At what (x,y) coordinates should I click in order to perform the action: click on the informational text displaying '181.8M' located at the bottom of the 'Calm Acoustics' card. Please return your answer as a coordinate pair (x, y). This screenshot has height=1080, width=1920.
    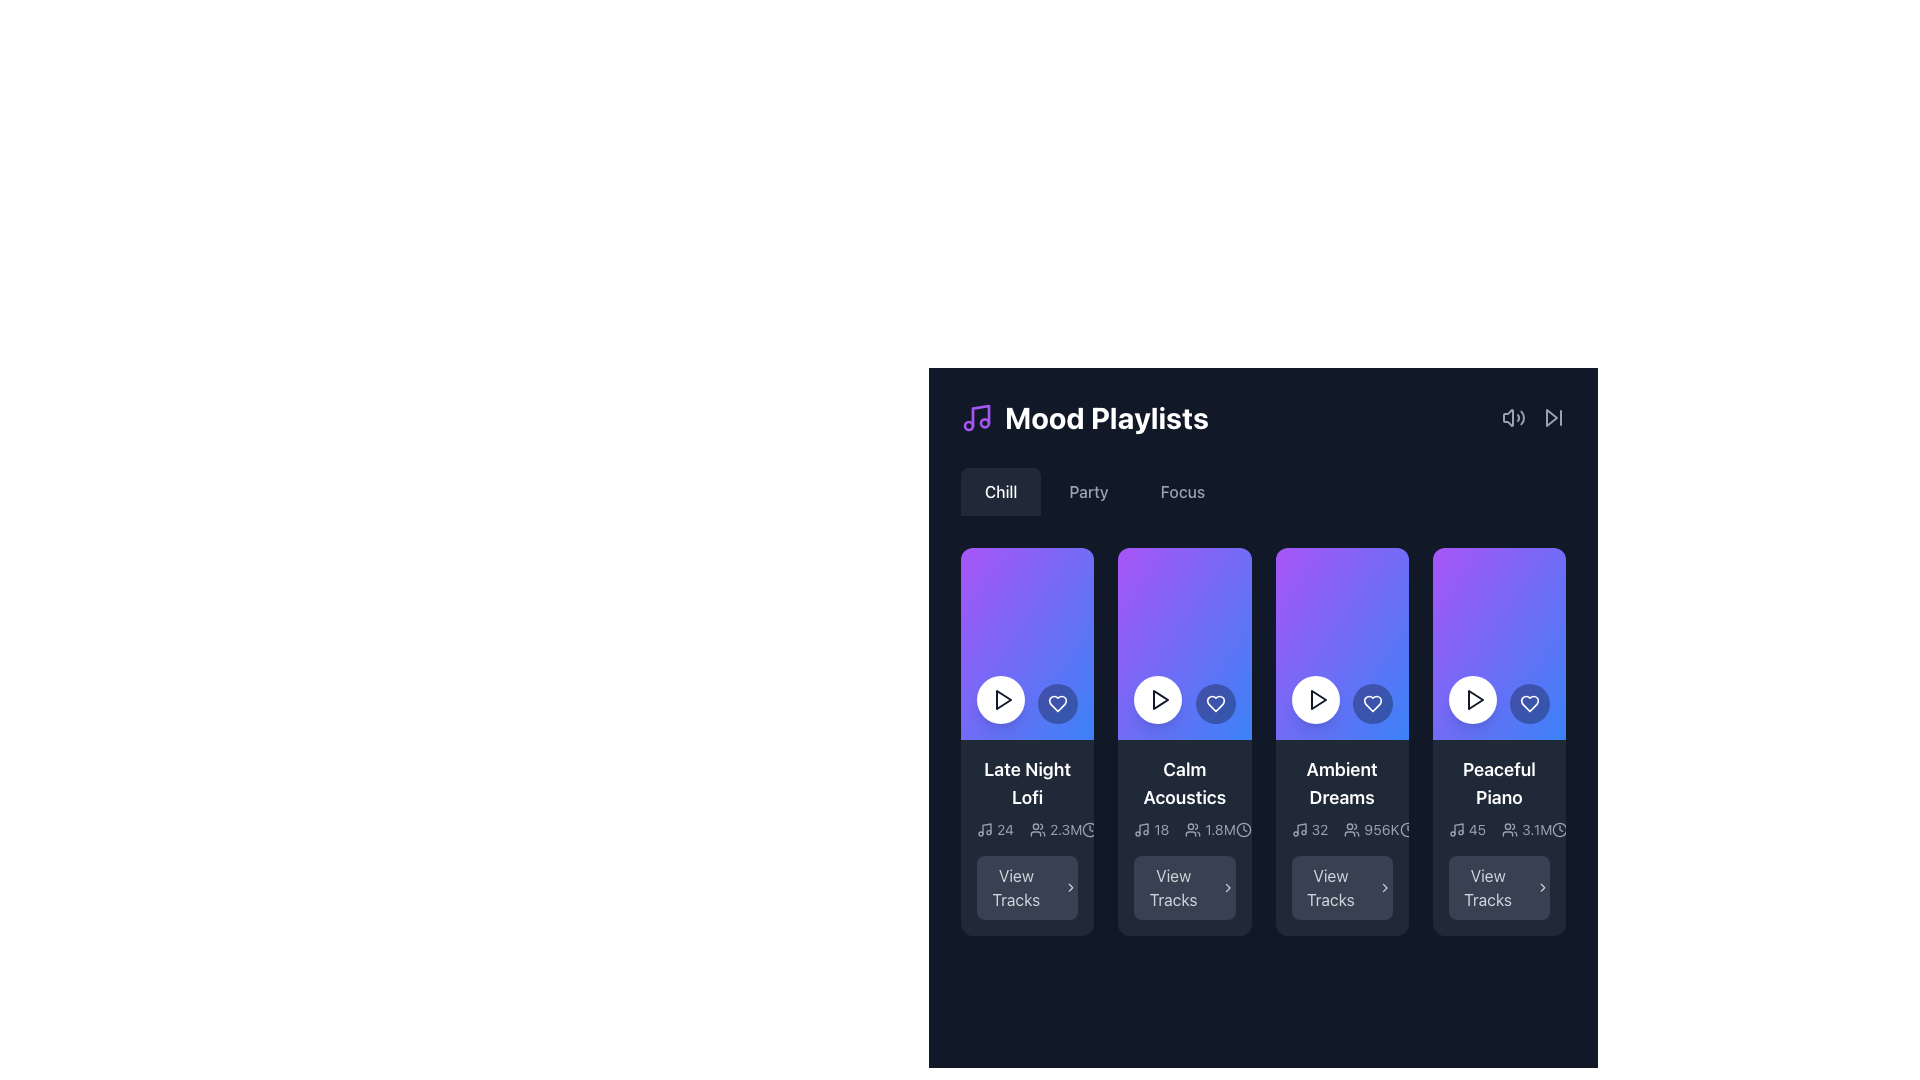
    Looking at the image, I should click on (1185, 829).